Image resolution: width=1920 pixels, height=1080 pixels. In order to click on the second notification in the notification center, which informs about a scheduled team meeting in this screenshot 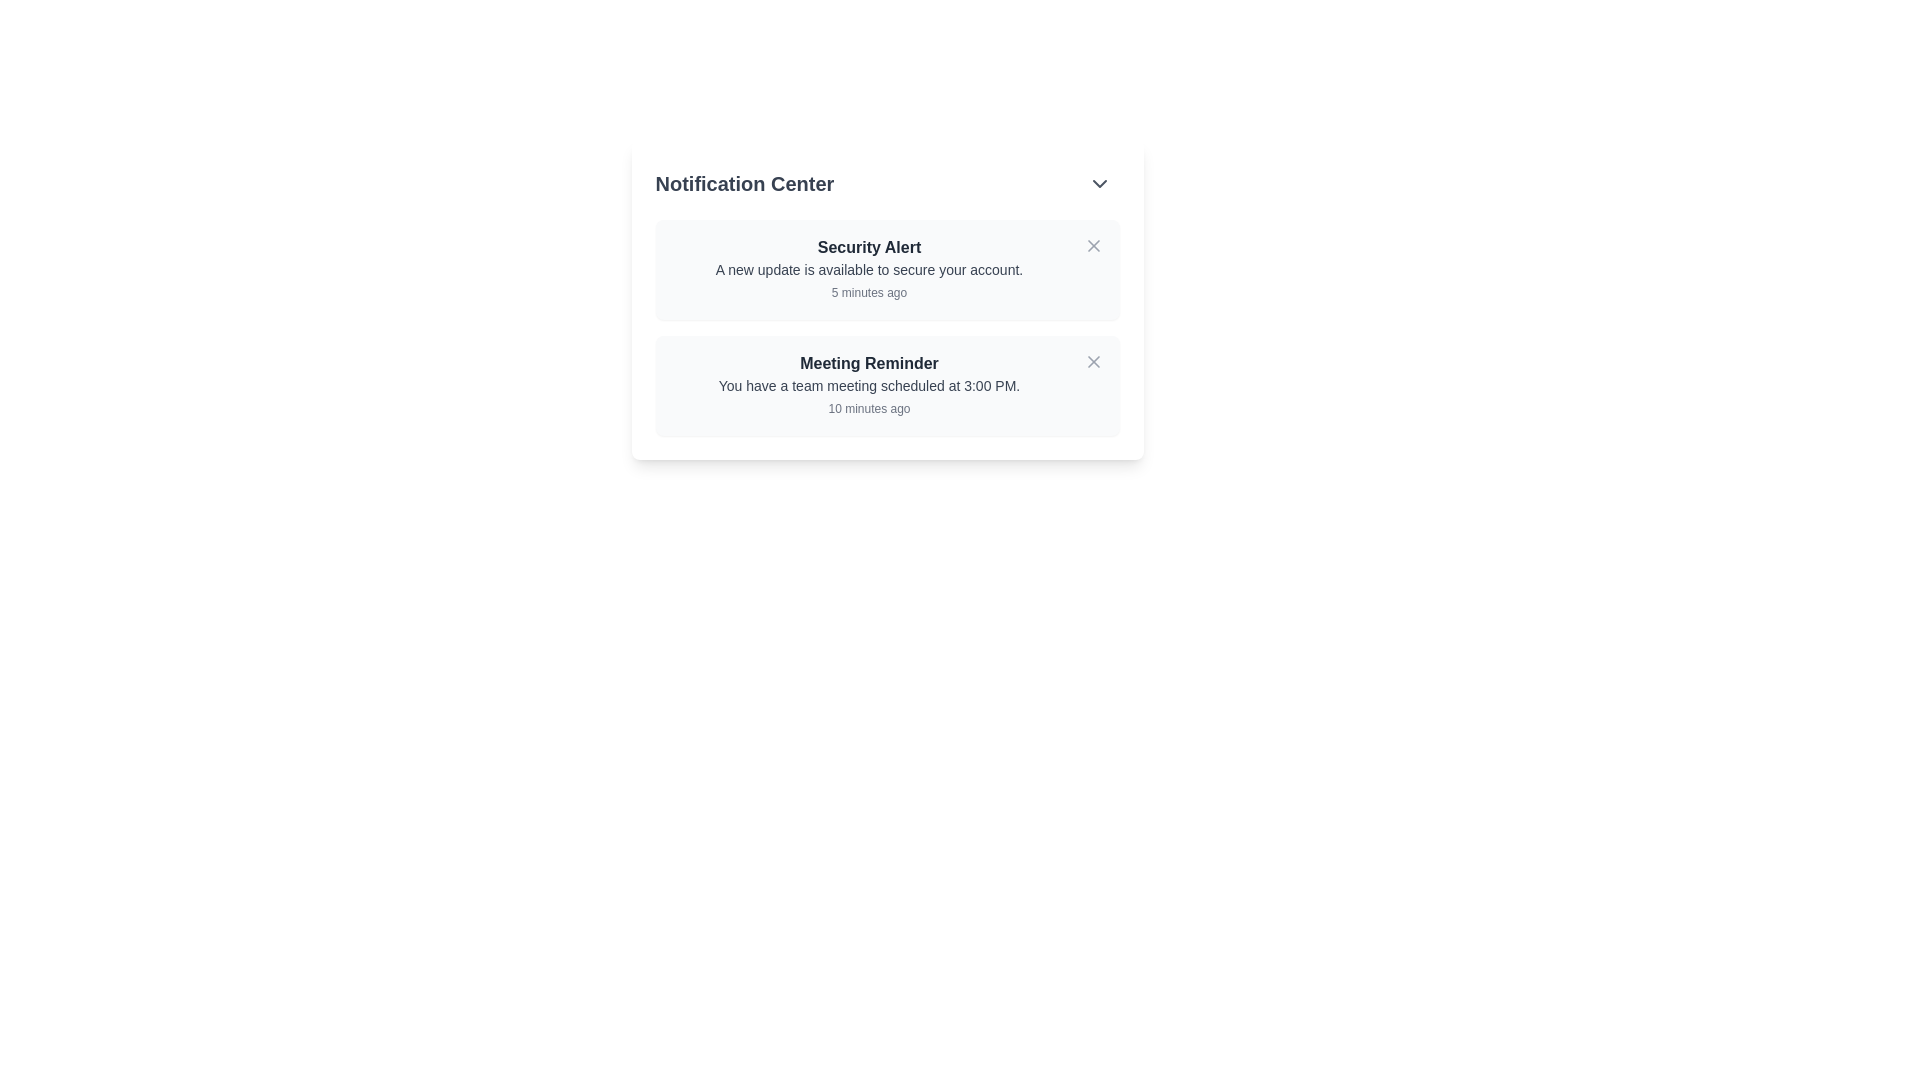, I will do `click(869, 385)`.